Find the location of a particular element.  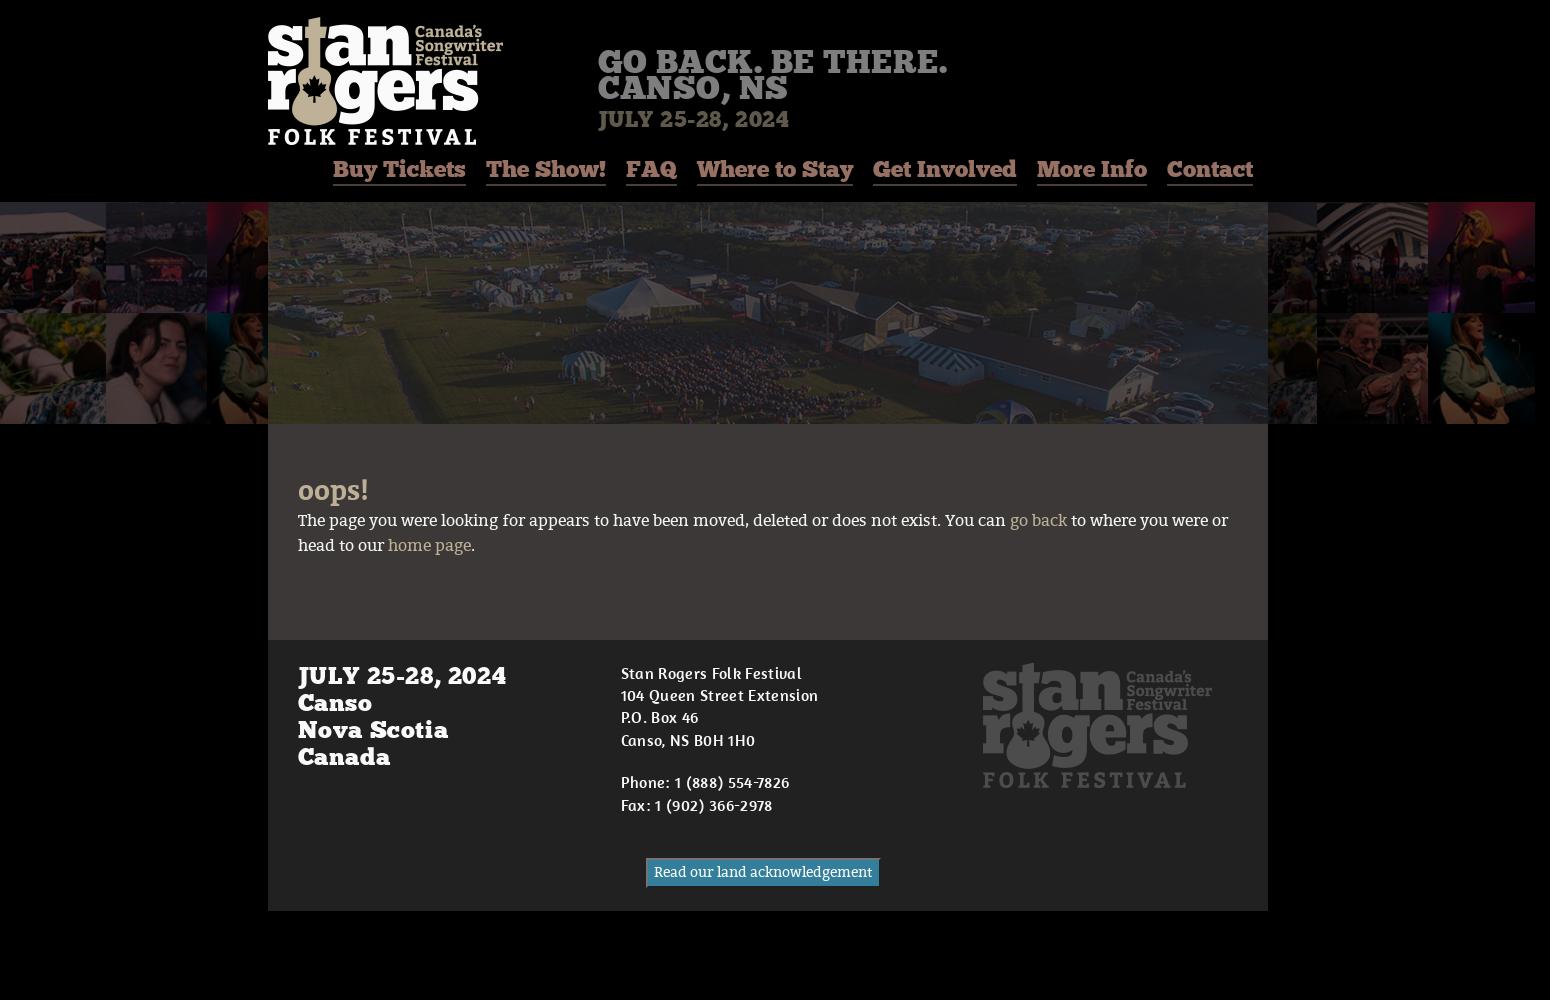

'Canso, NS' is located at coordinates (691, 87).